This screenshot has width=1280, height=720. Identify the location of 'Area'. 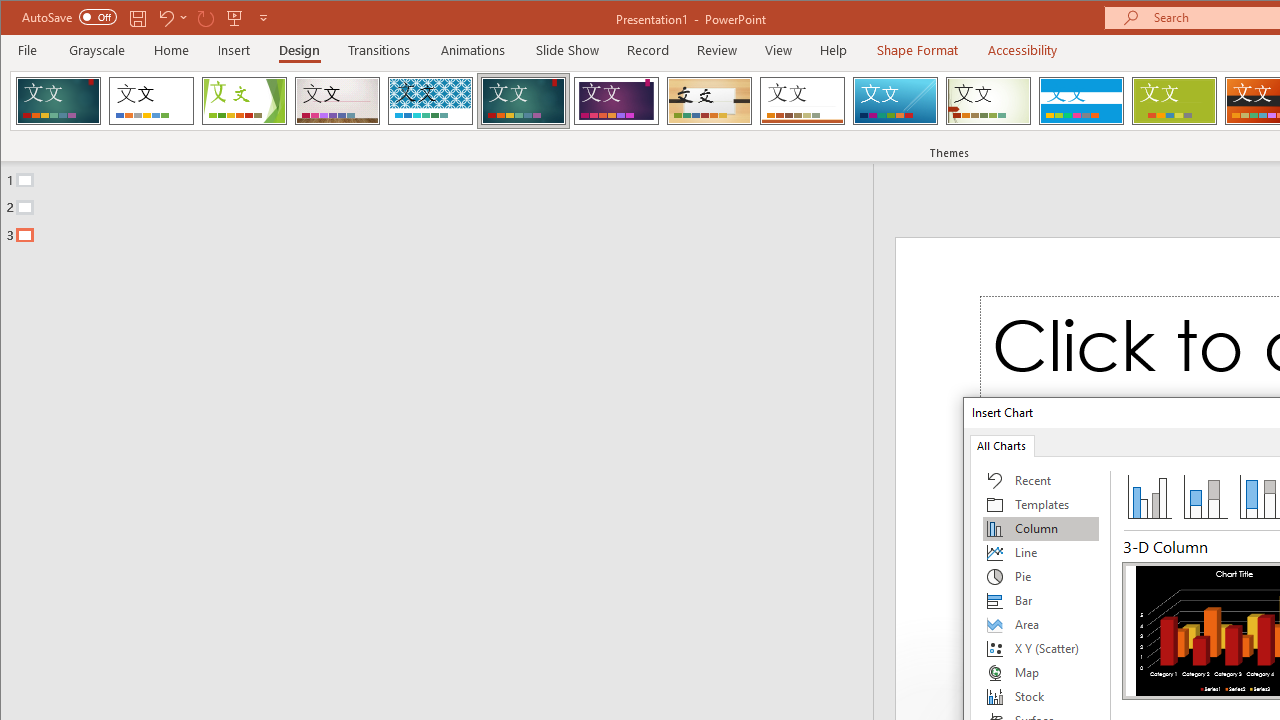
(1040, 623).